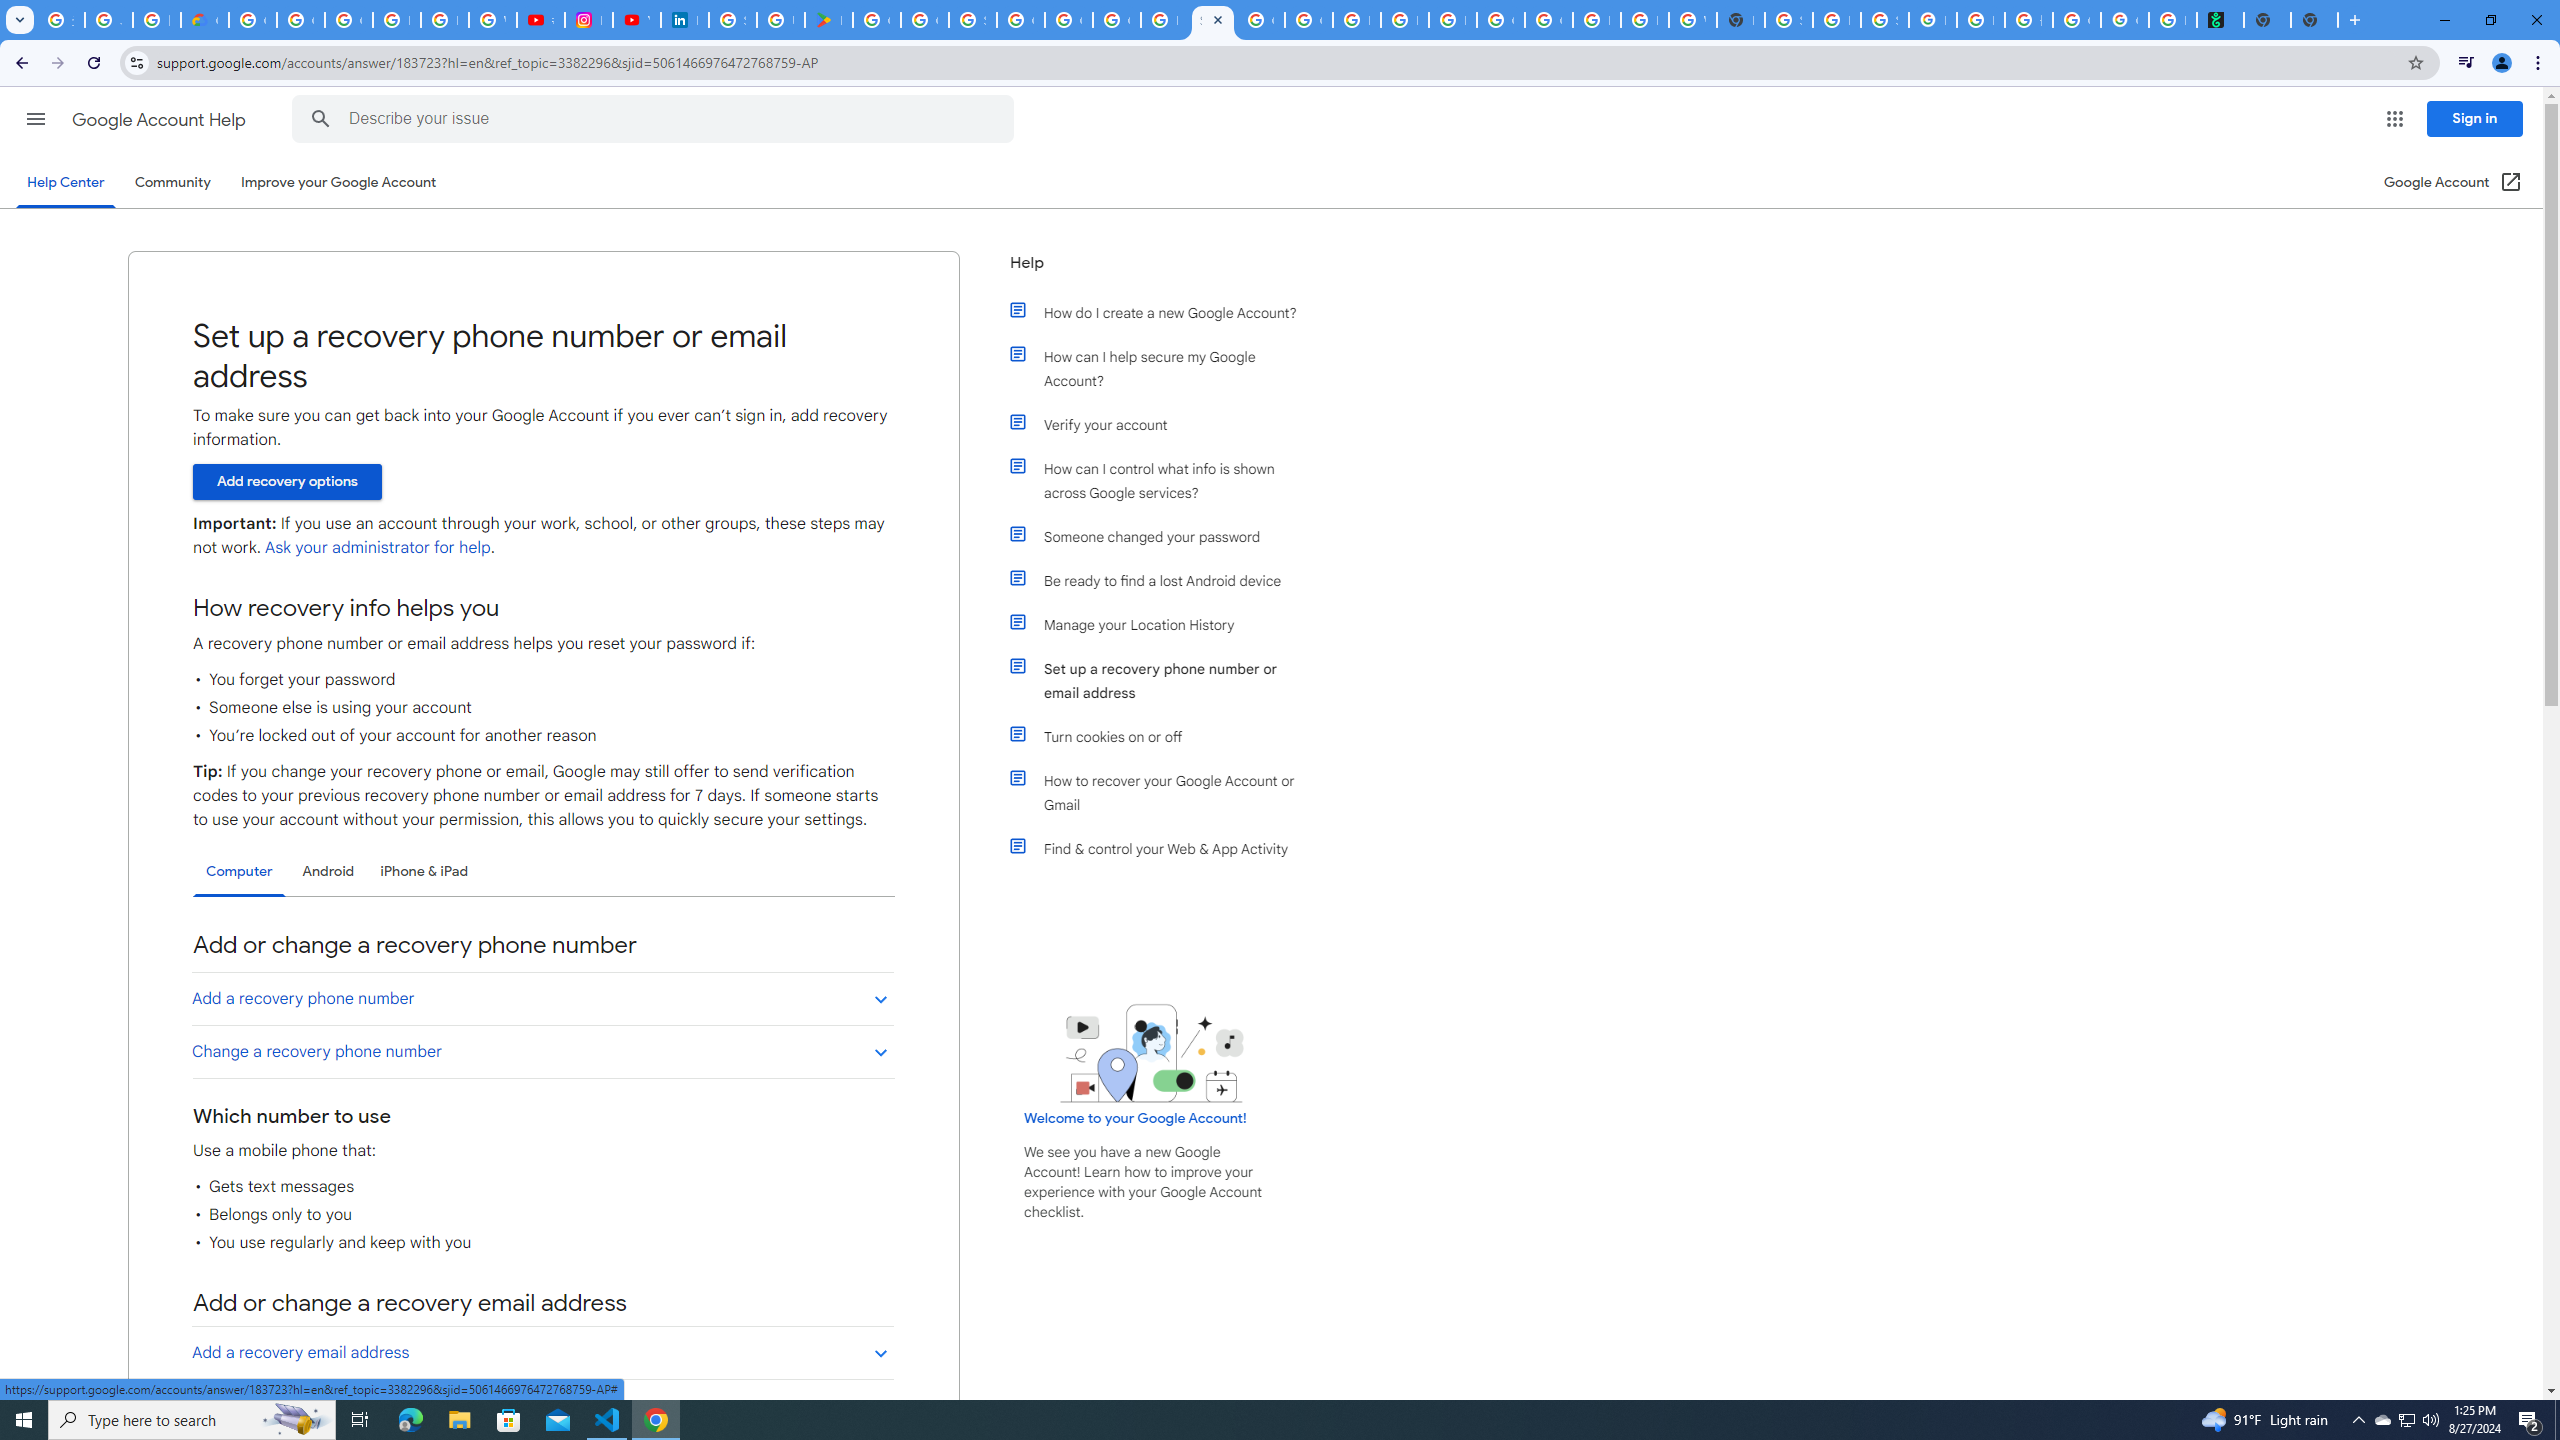  I want to click on 'Find & control your Web & App Activity', so click(1162, 847).